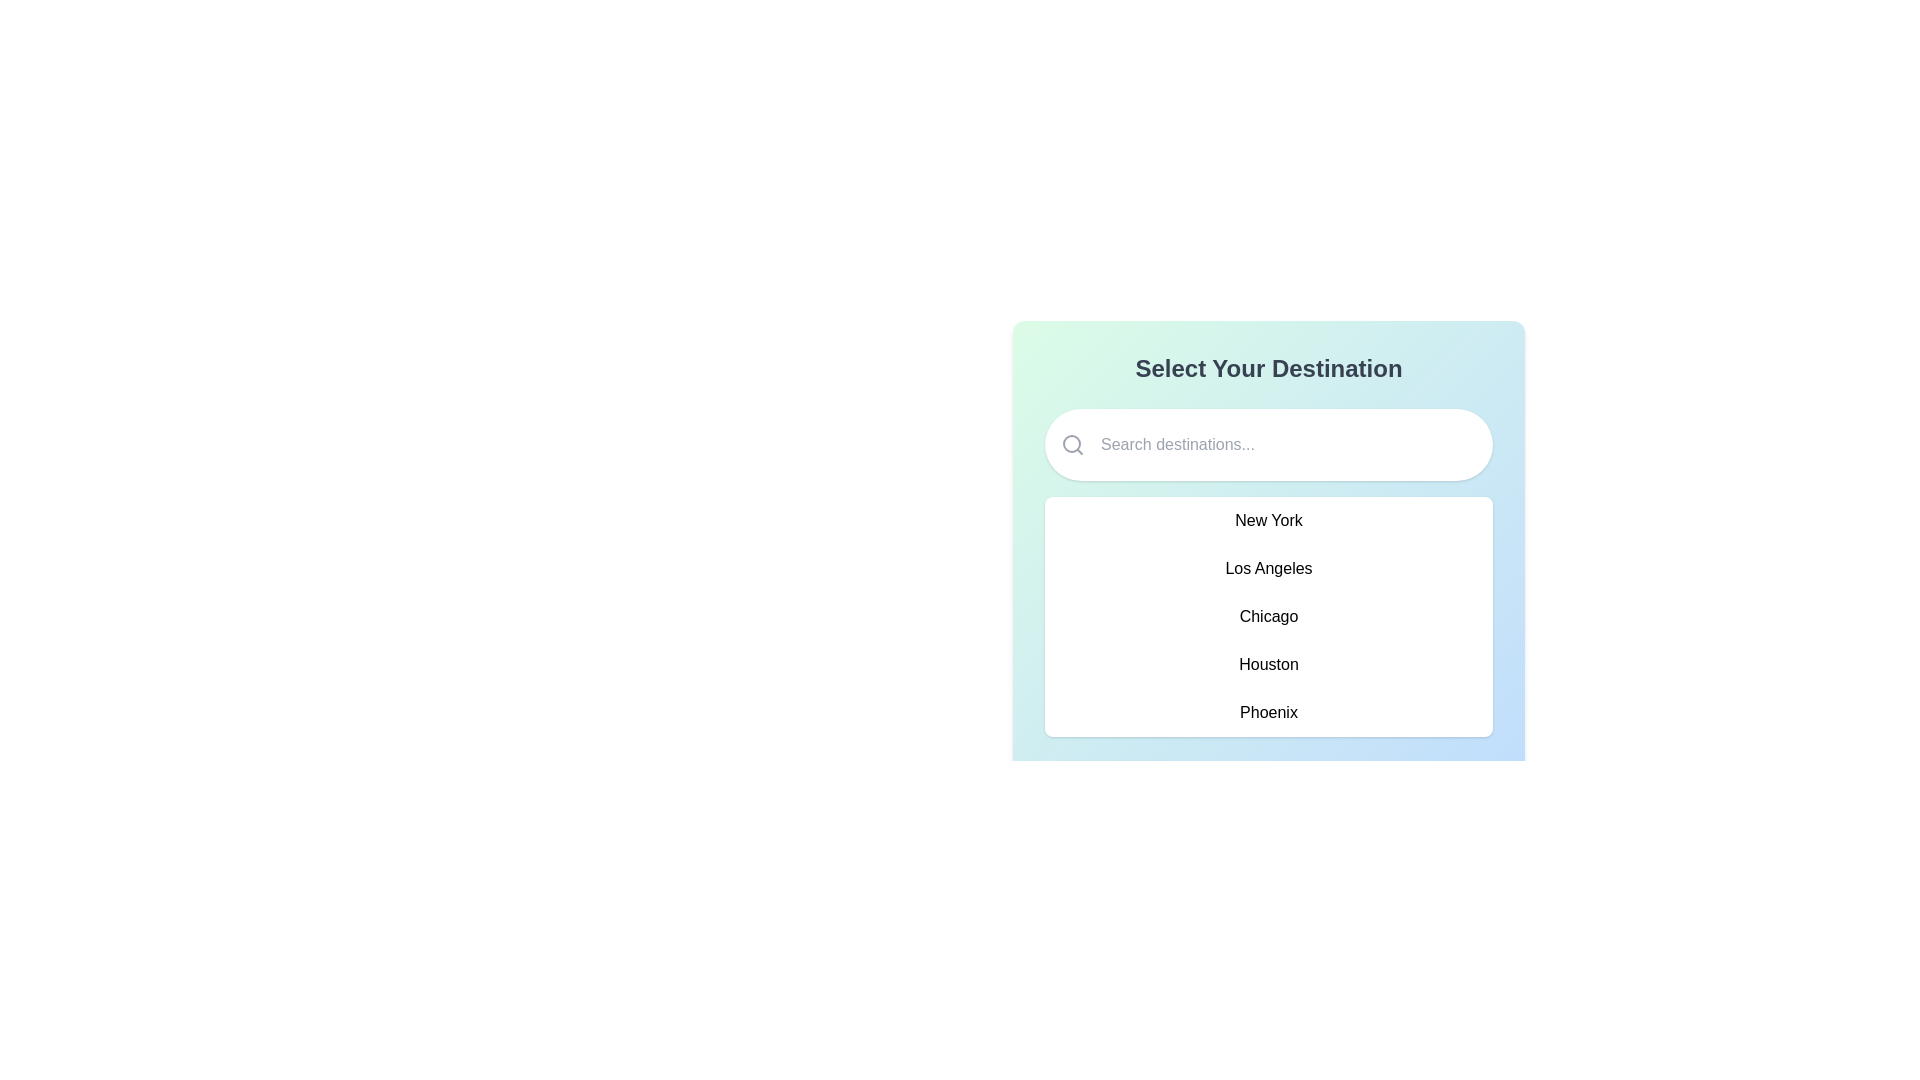 The height and width of the screenshot is (1080, 1920). Describe the element at coordinates (1267, 616) in the screenshot. I see `a city name inside the centrally located list of city names, which is below the search bar and header labeled 'Select Your Destination'` at that location.